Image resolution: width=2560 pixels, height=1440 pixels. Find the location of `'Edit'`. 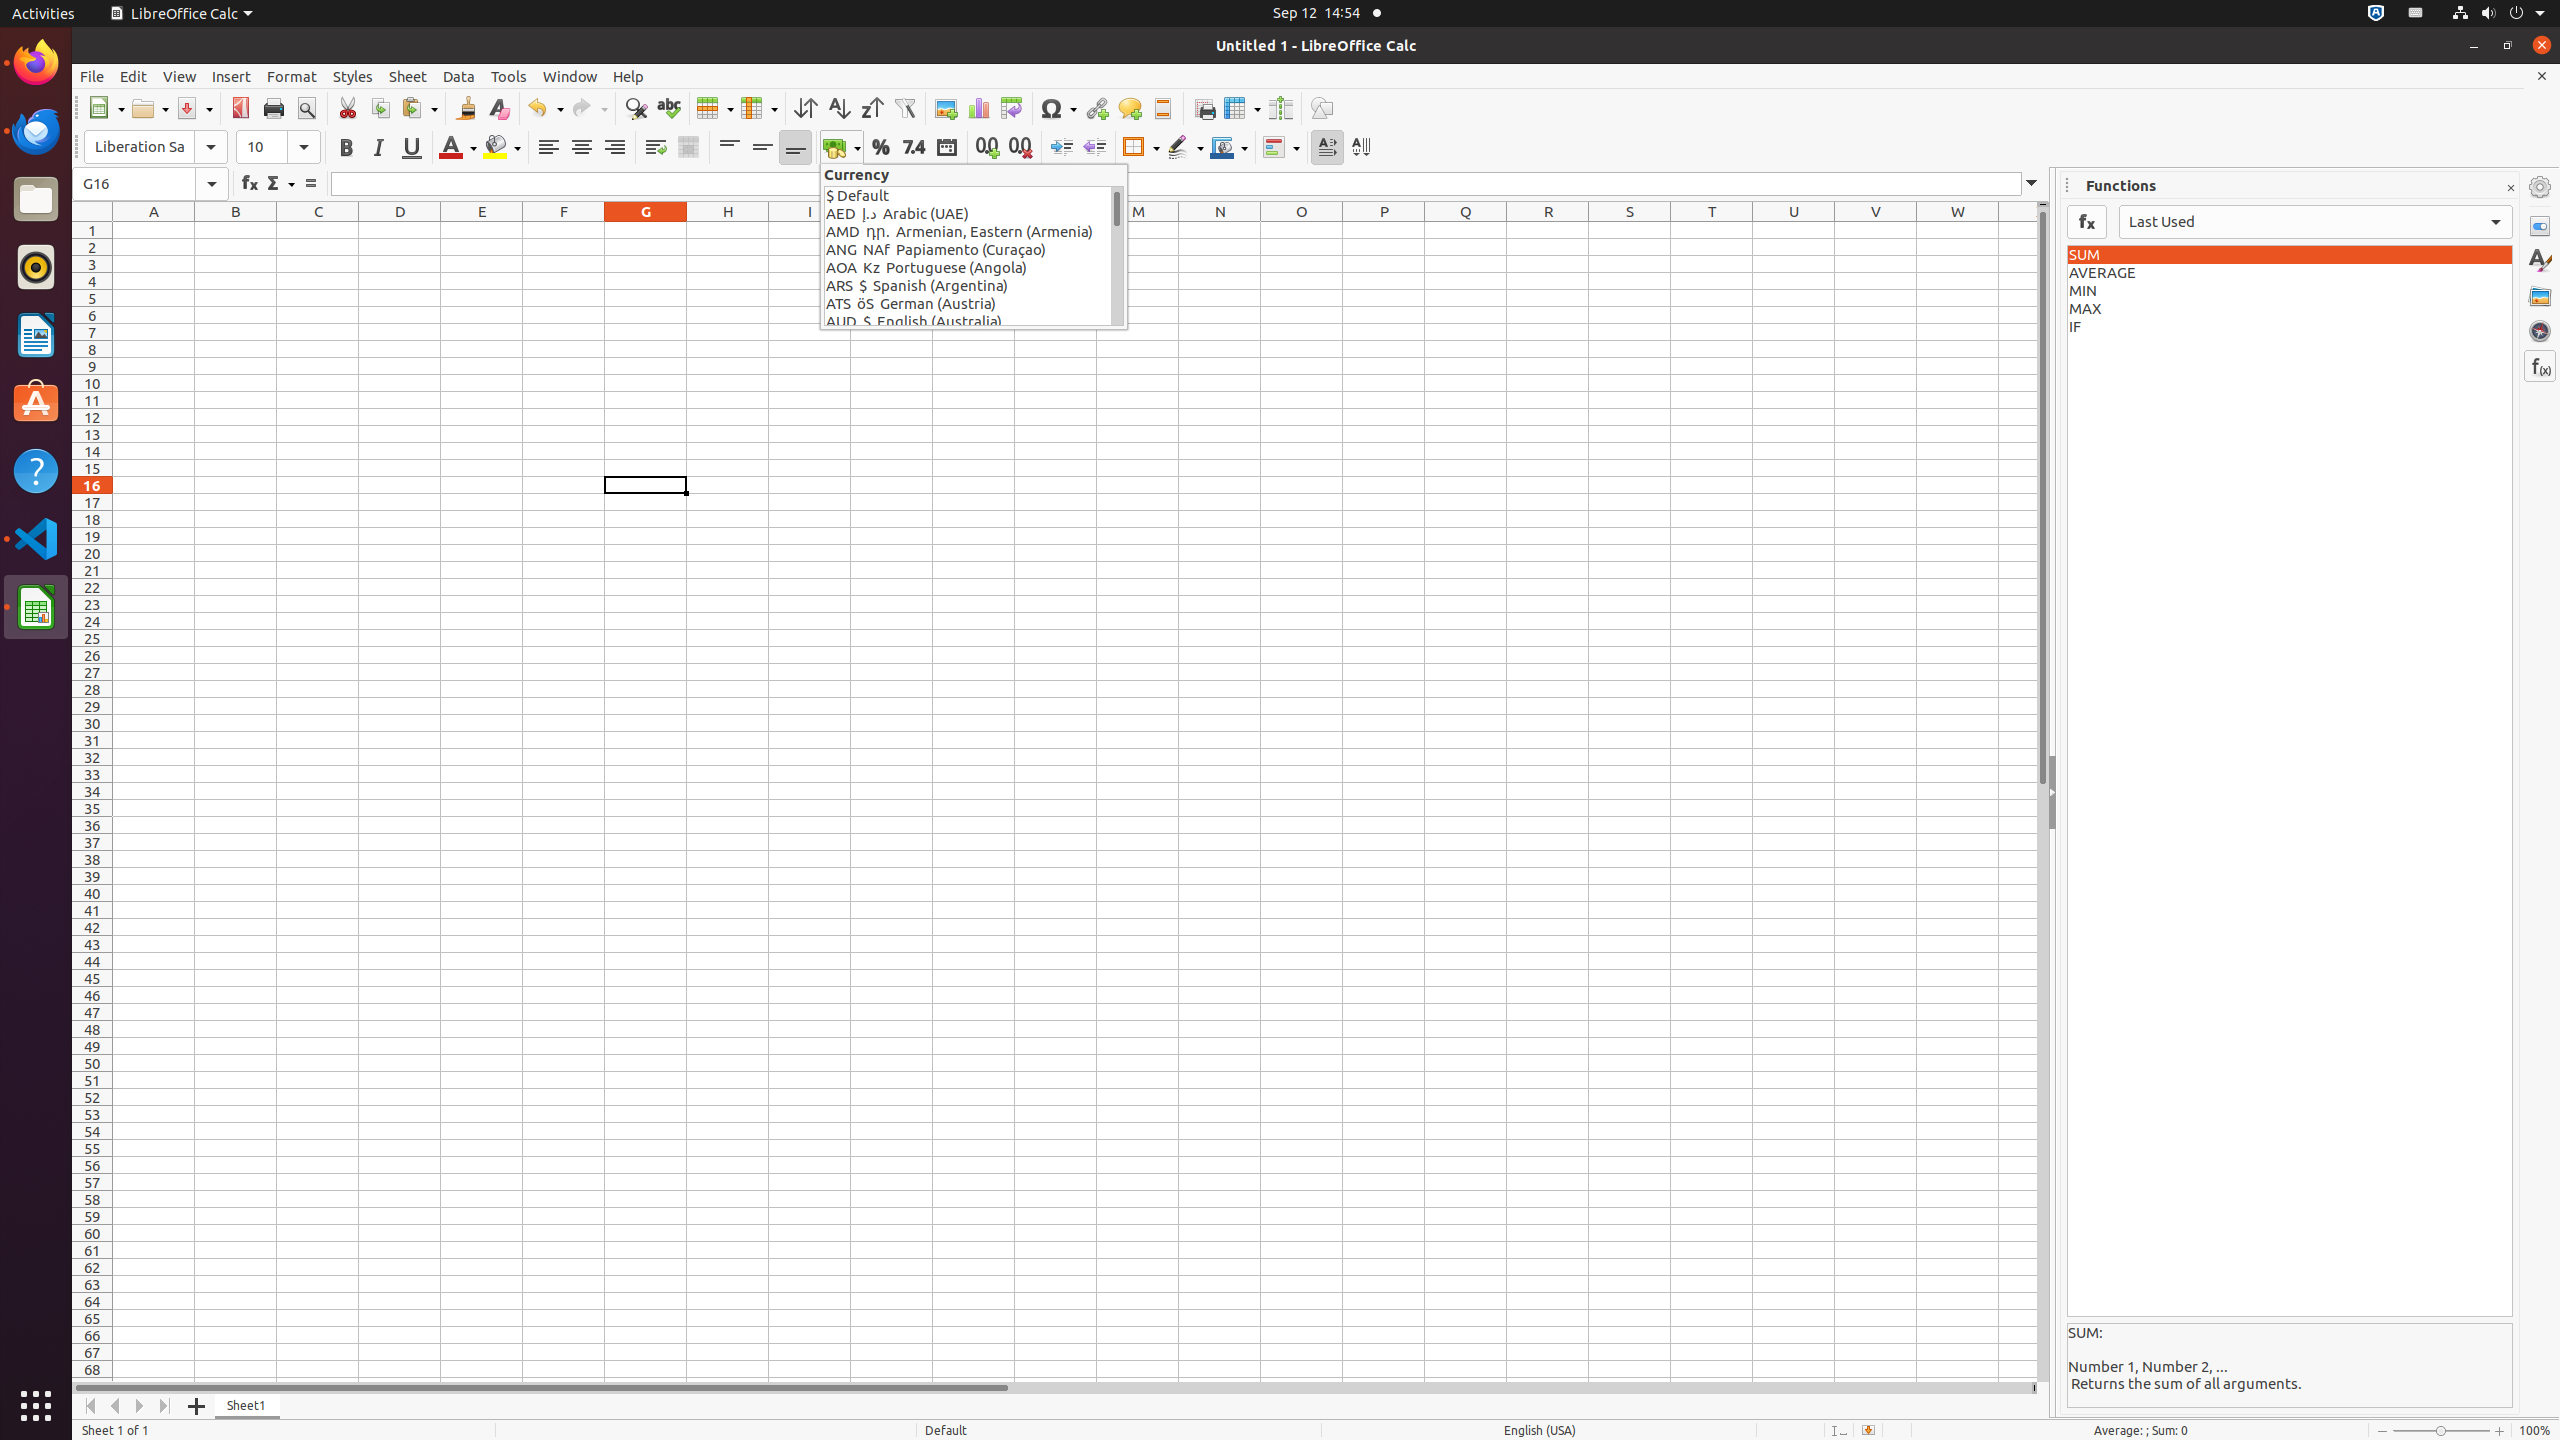

'Edit' is located at coordinates (133, 76).